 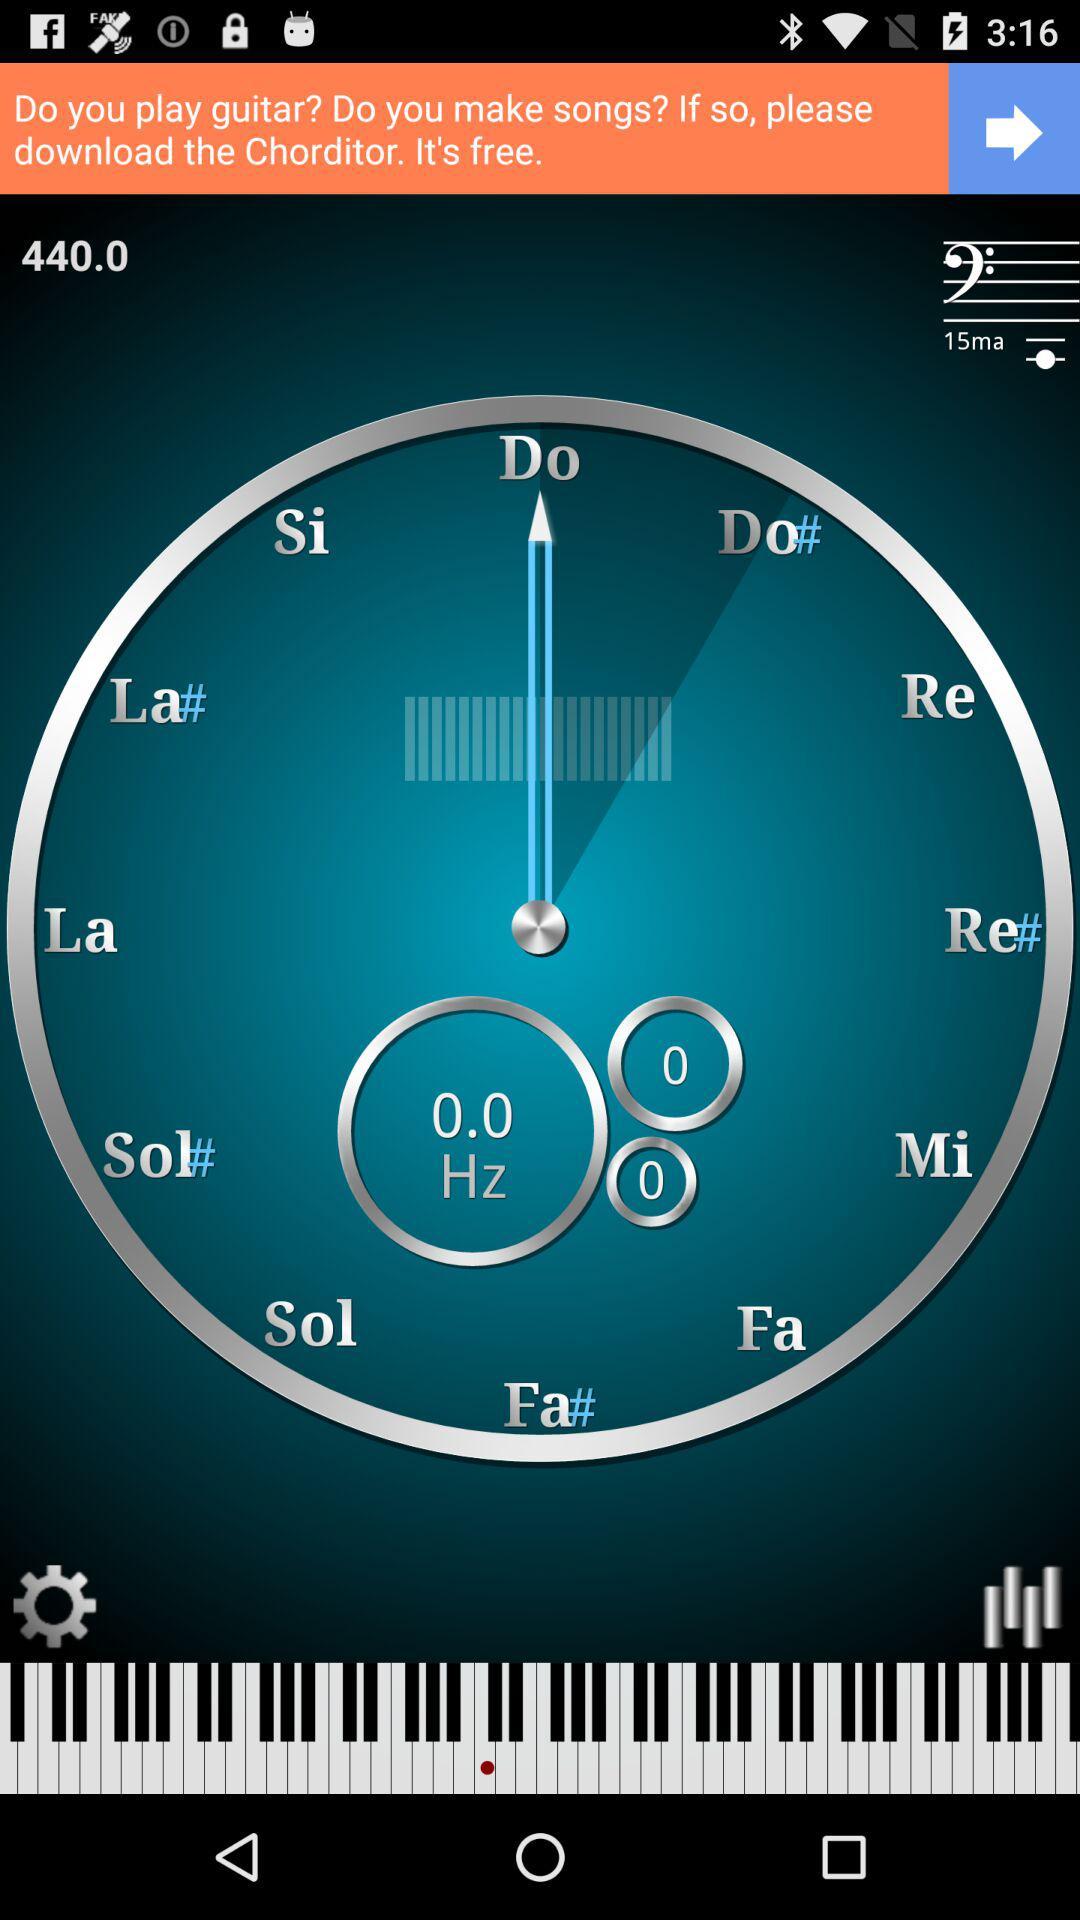 What do you see at coordinates (73, 253) in the screenshot?
I see `440.0 icon` at bounding box center [73, 253].